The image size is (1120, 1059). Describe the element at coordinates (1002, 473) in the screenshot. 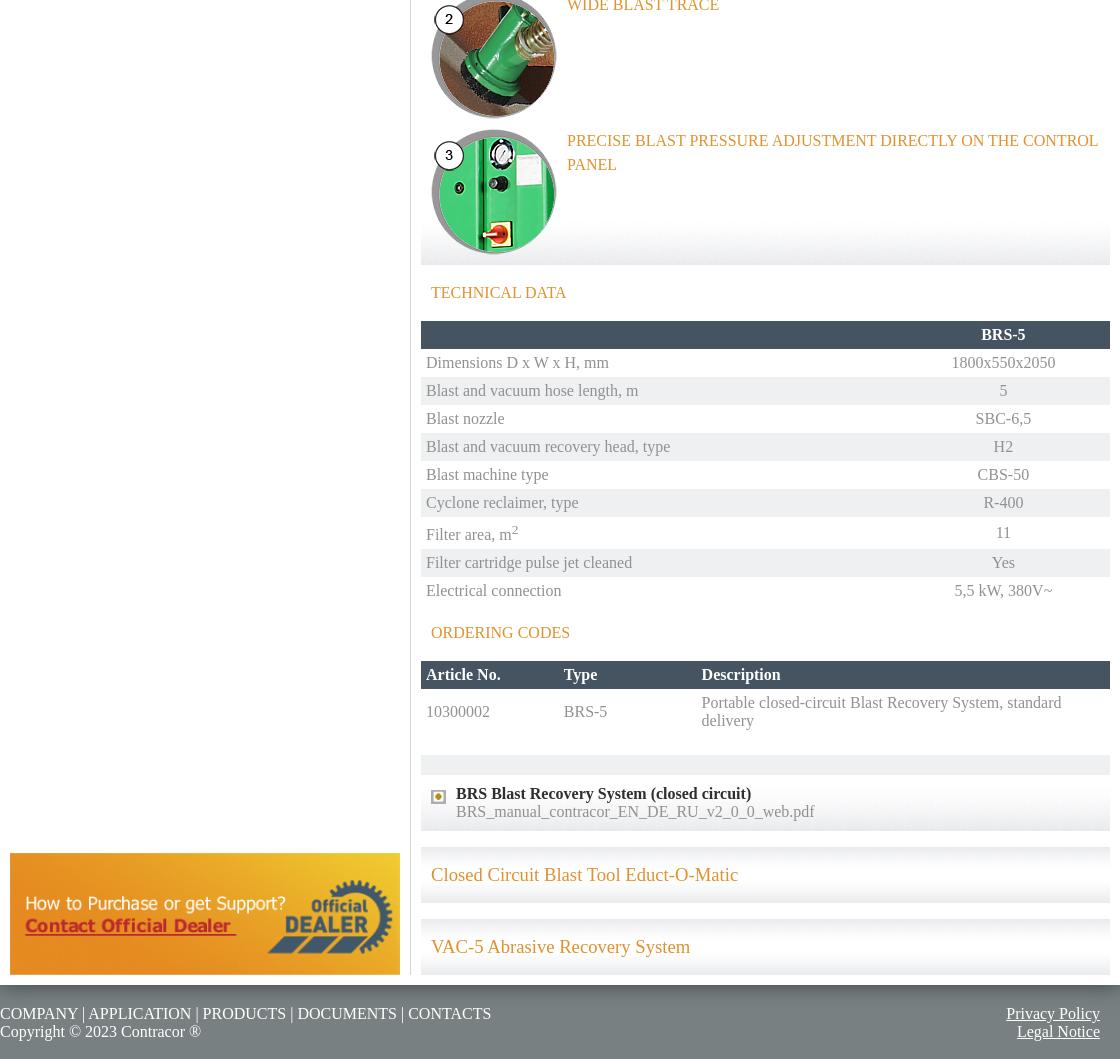

I see `'CBS-50'` at that location.